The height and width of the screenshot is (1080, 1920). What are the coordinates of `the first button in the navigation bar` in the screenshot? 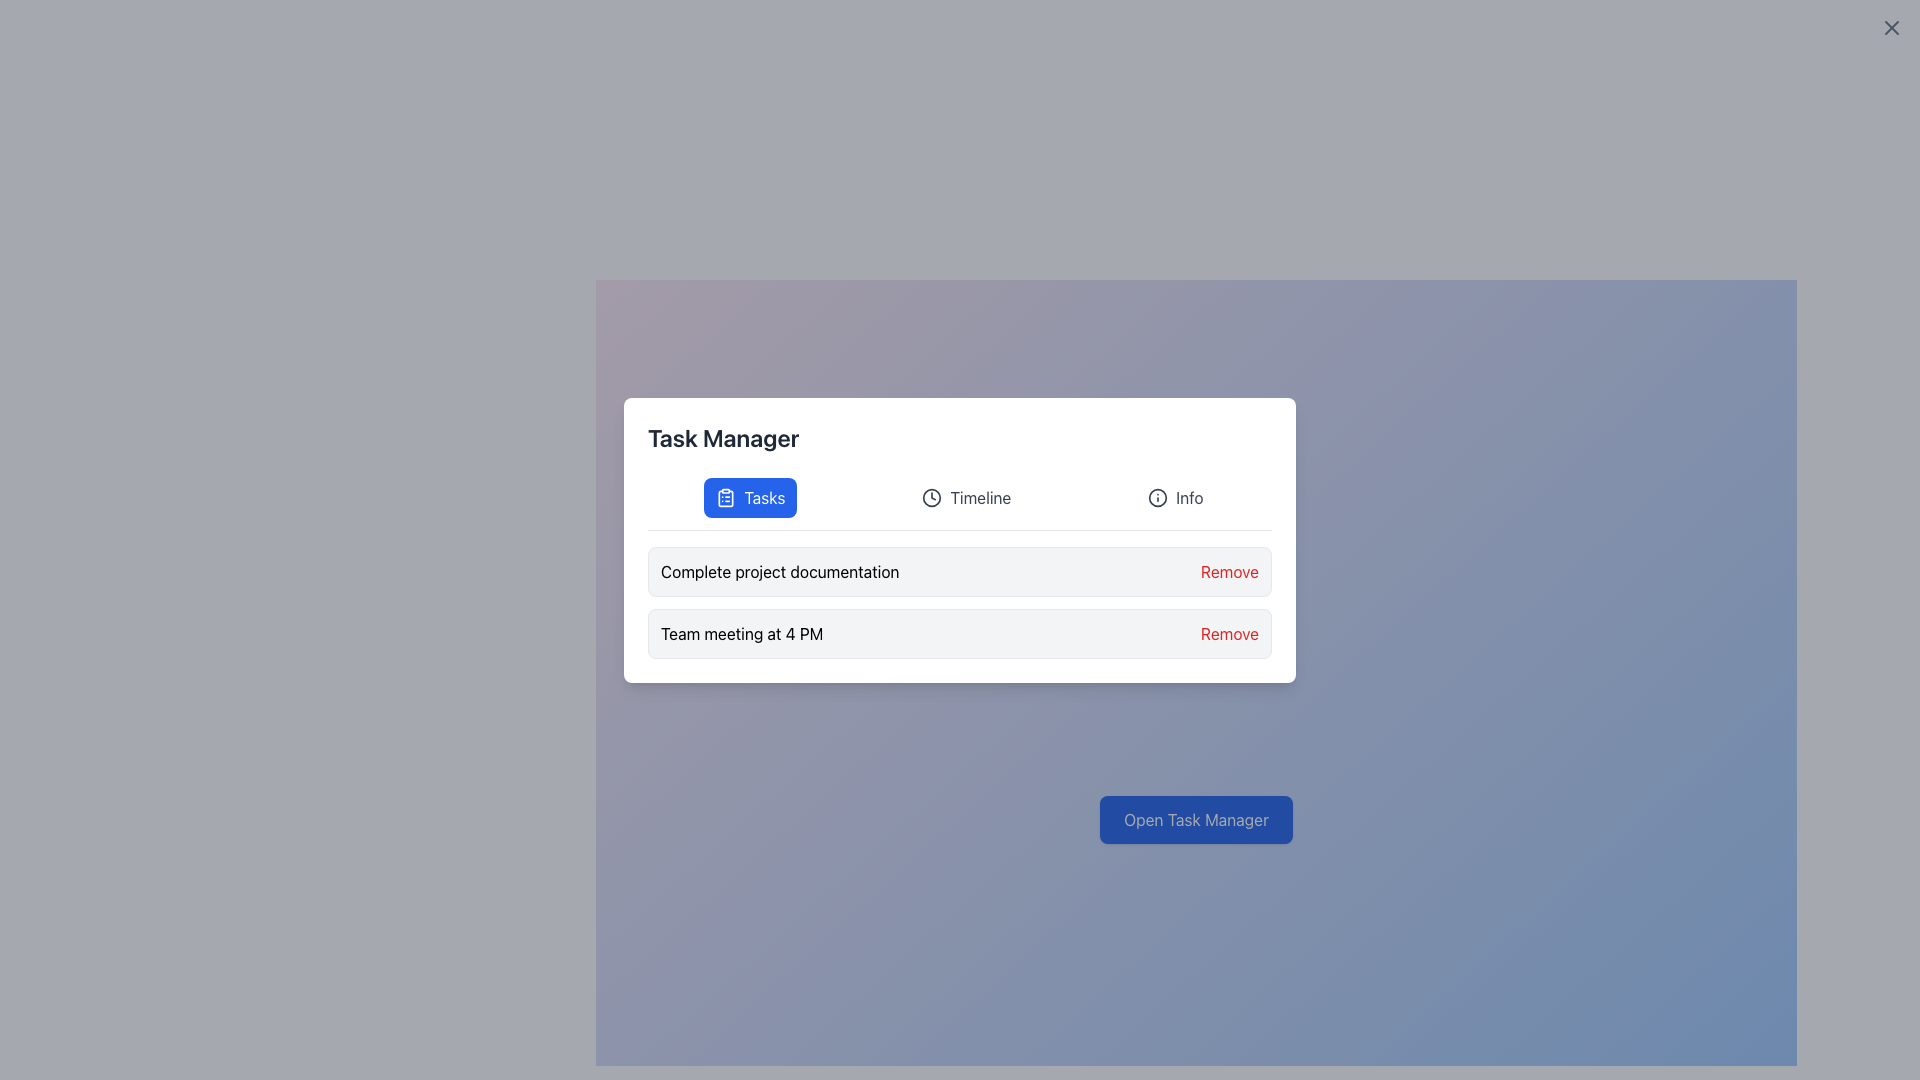 It's located at (749, 496).